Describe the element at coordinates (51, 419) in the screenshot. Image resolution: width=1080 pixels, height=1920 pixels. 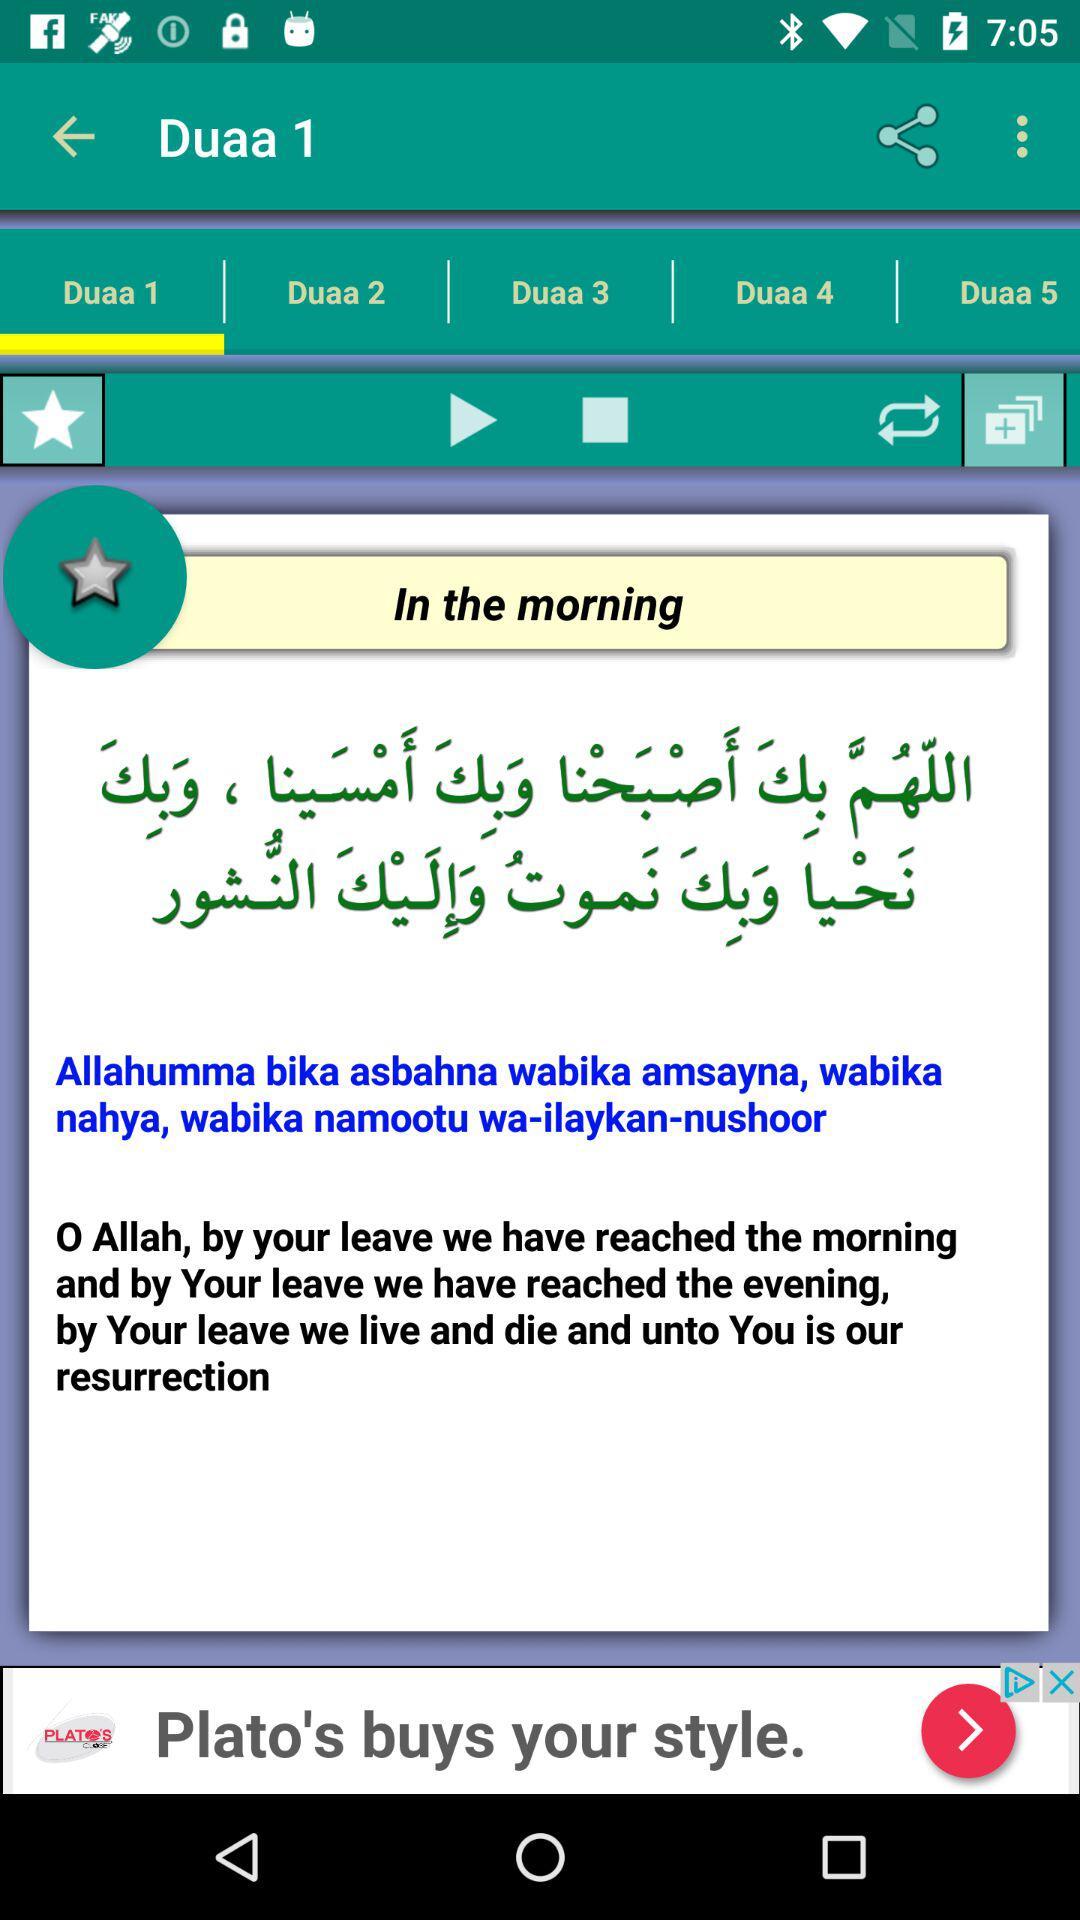
I see `app next to the duaa 2` at that location.